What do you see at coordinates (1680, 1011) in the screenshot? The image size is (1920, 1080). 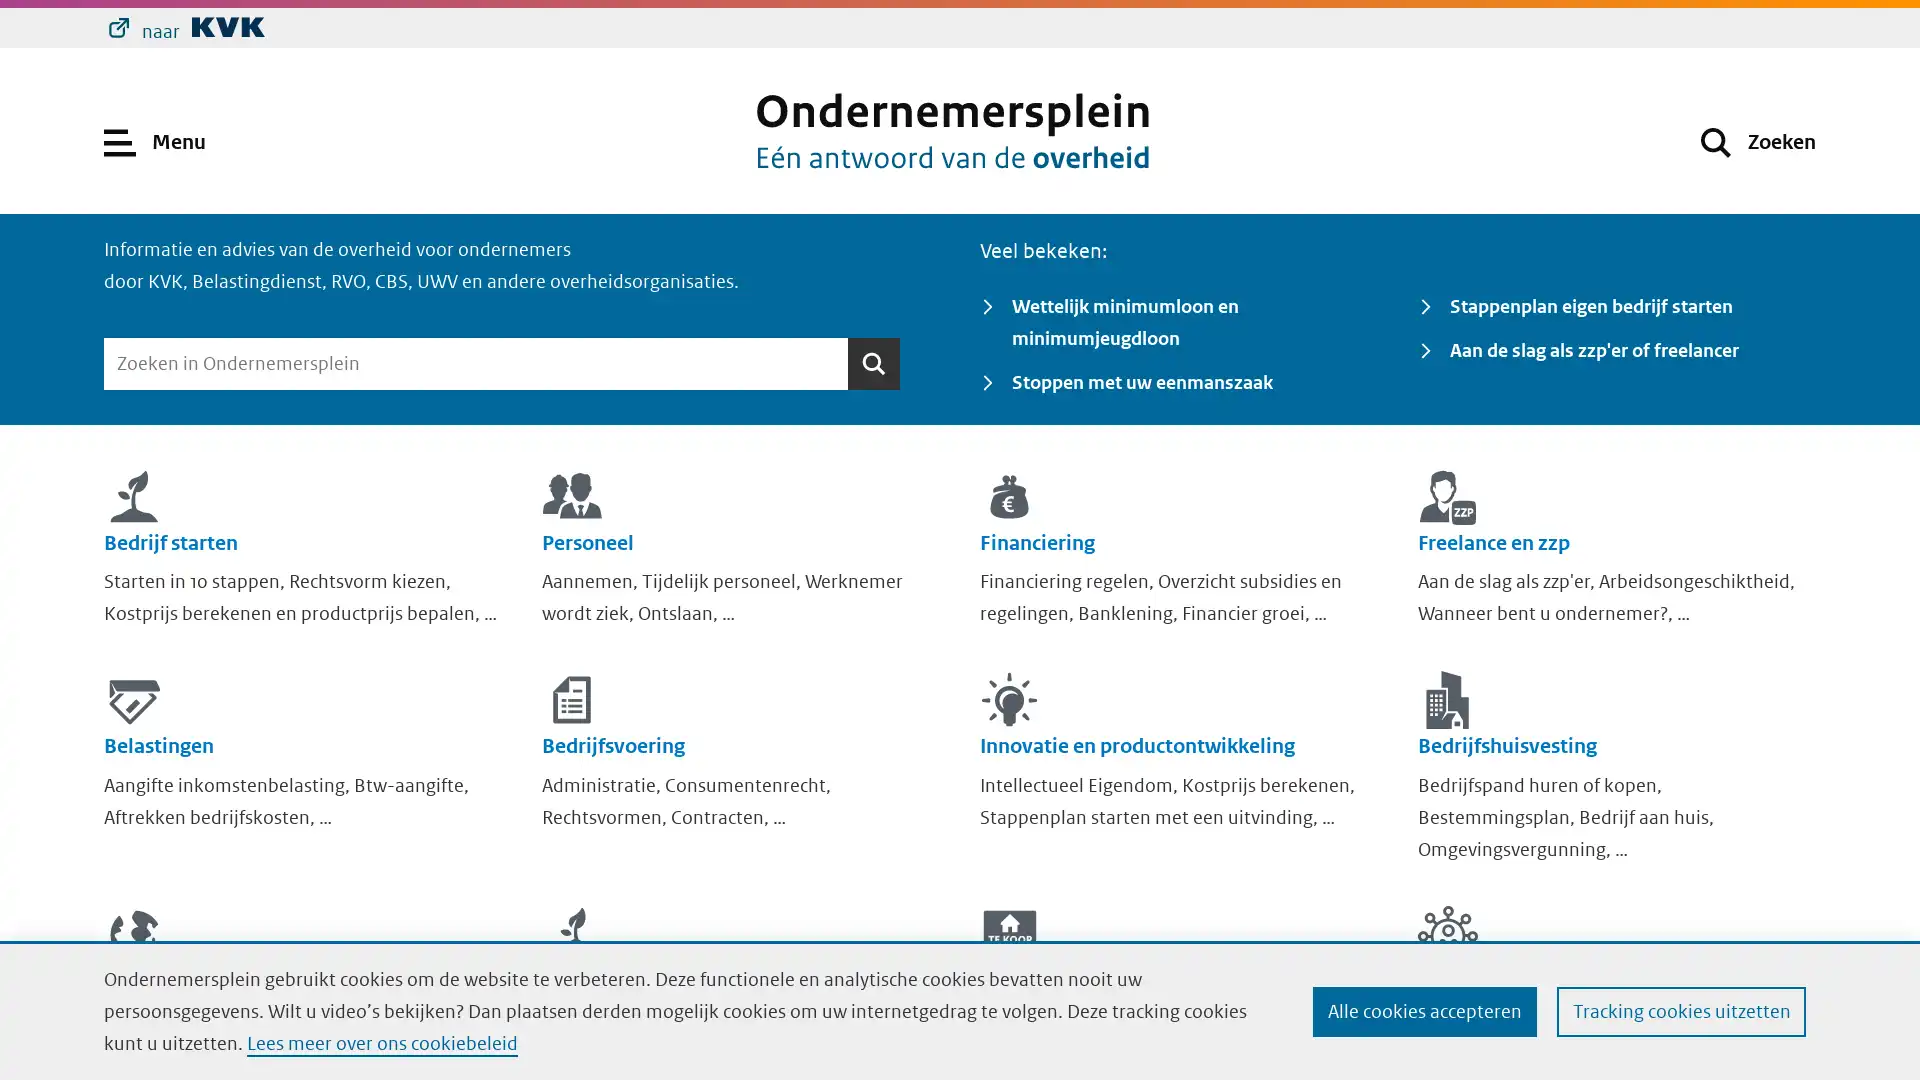 I see `Tracking cookies uitzetten` at bounding box center [1680, 1011].